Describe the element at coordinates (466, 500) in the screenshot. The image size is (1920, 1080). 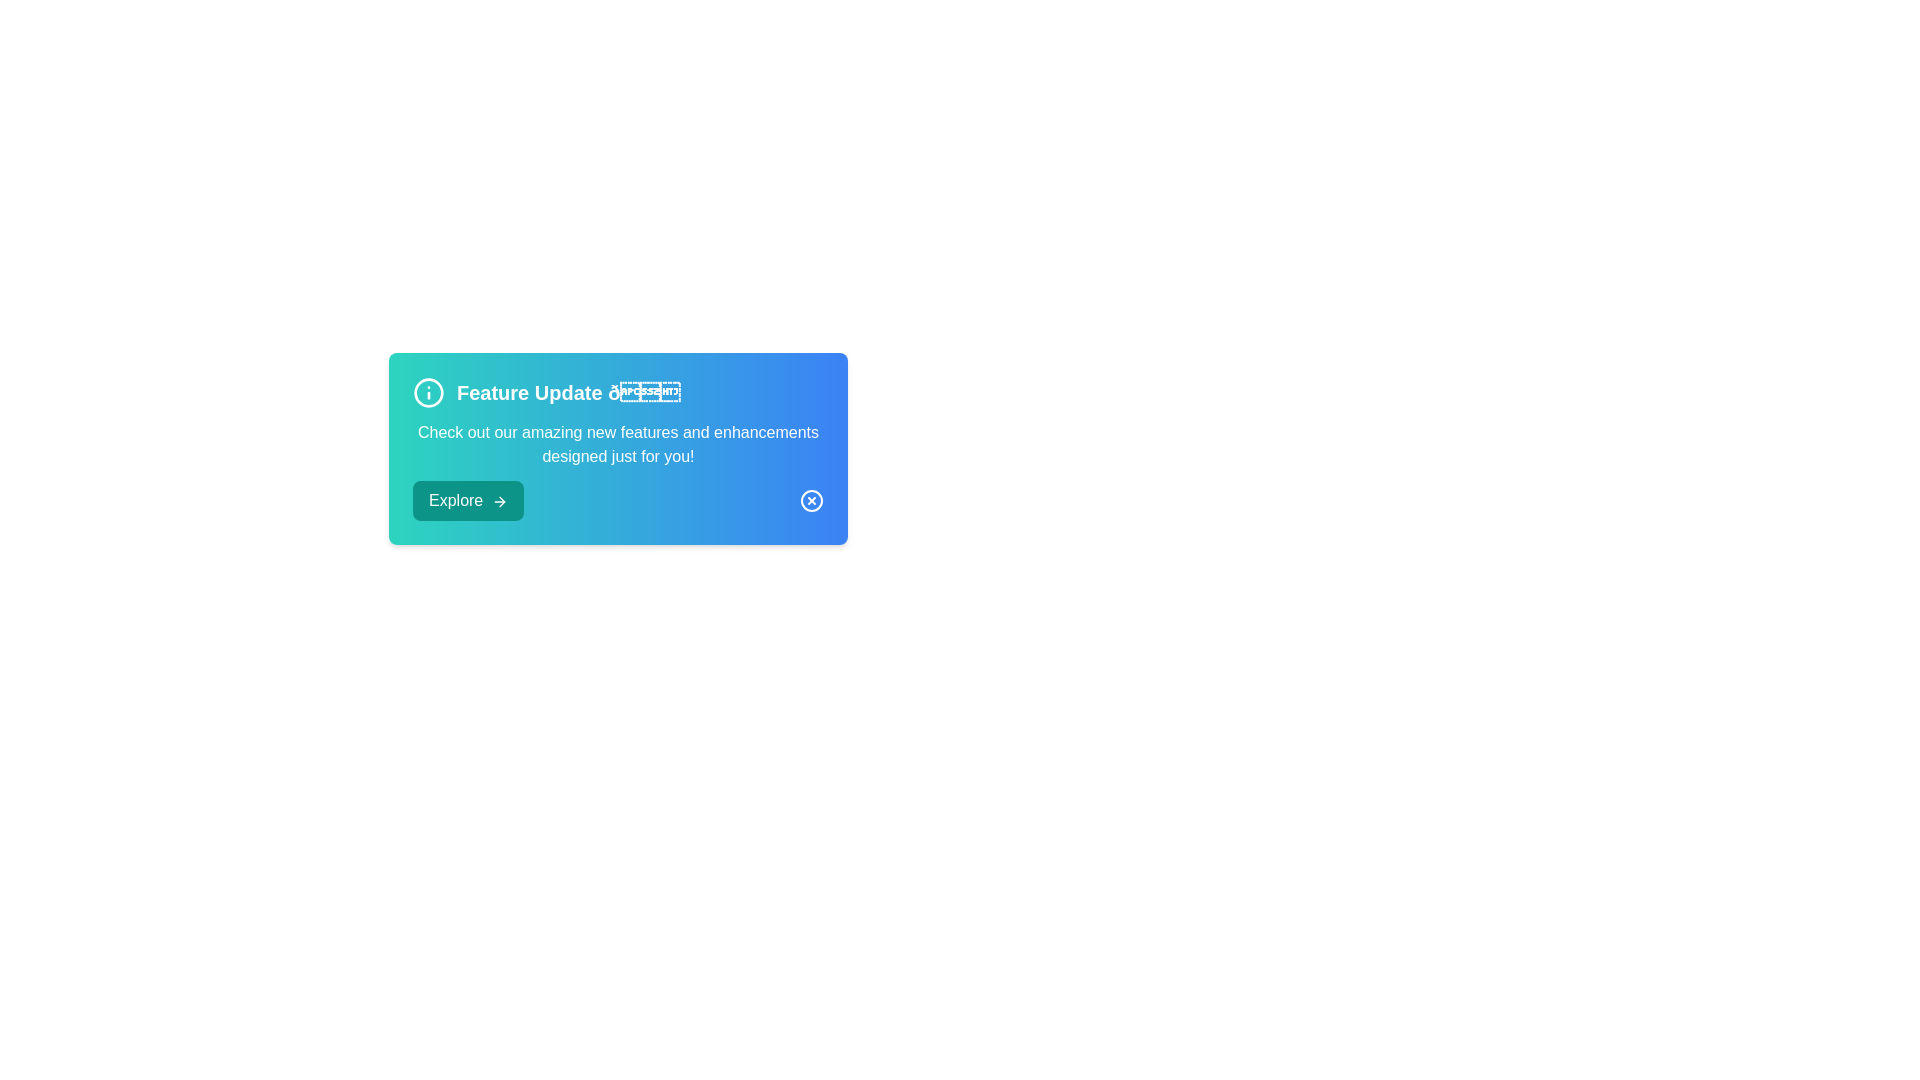
I see `'Explore' button to trigger the alert` at that location.